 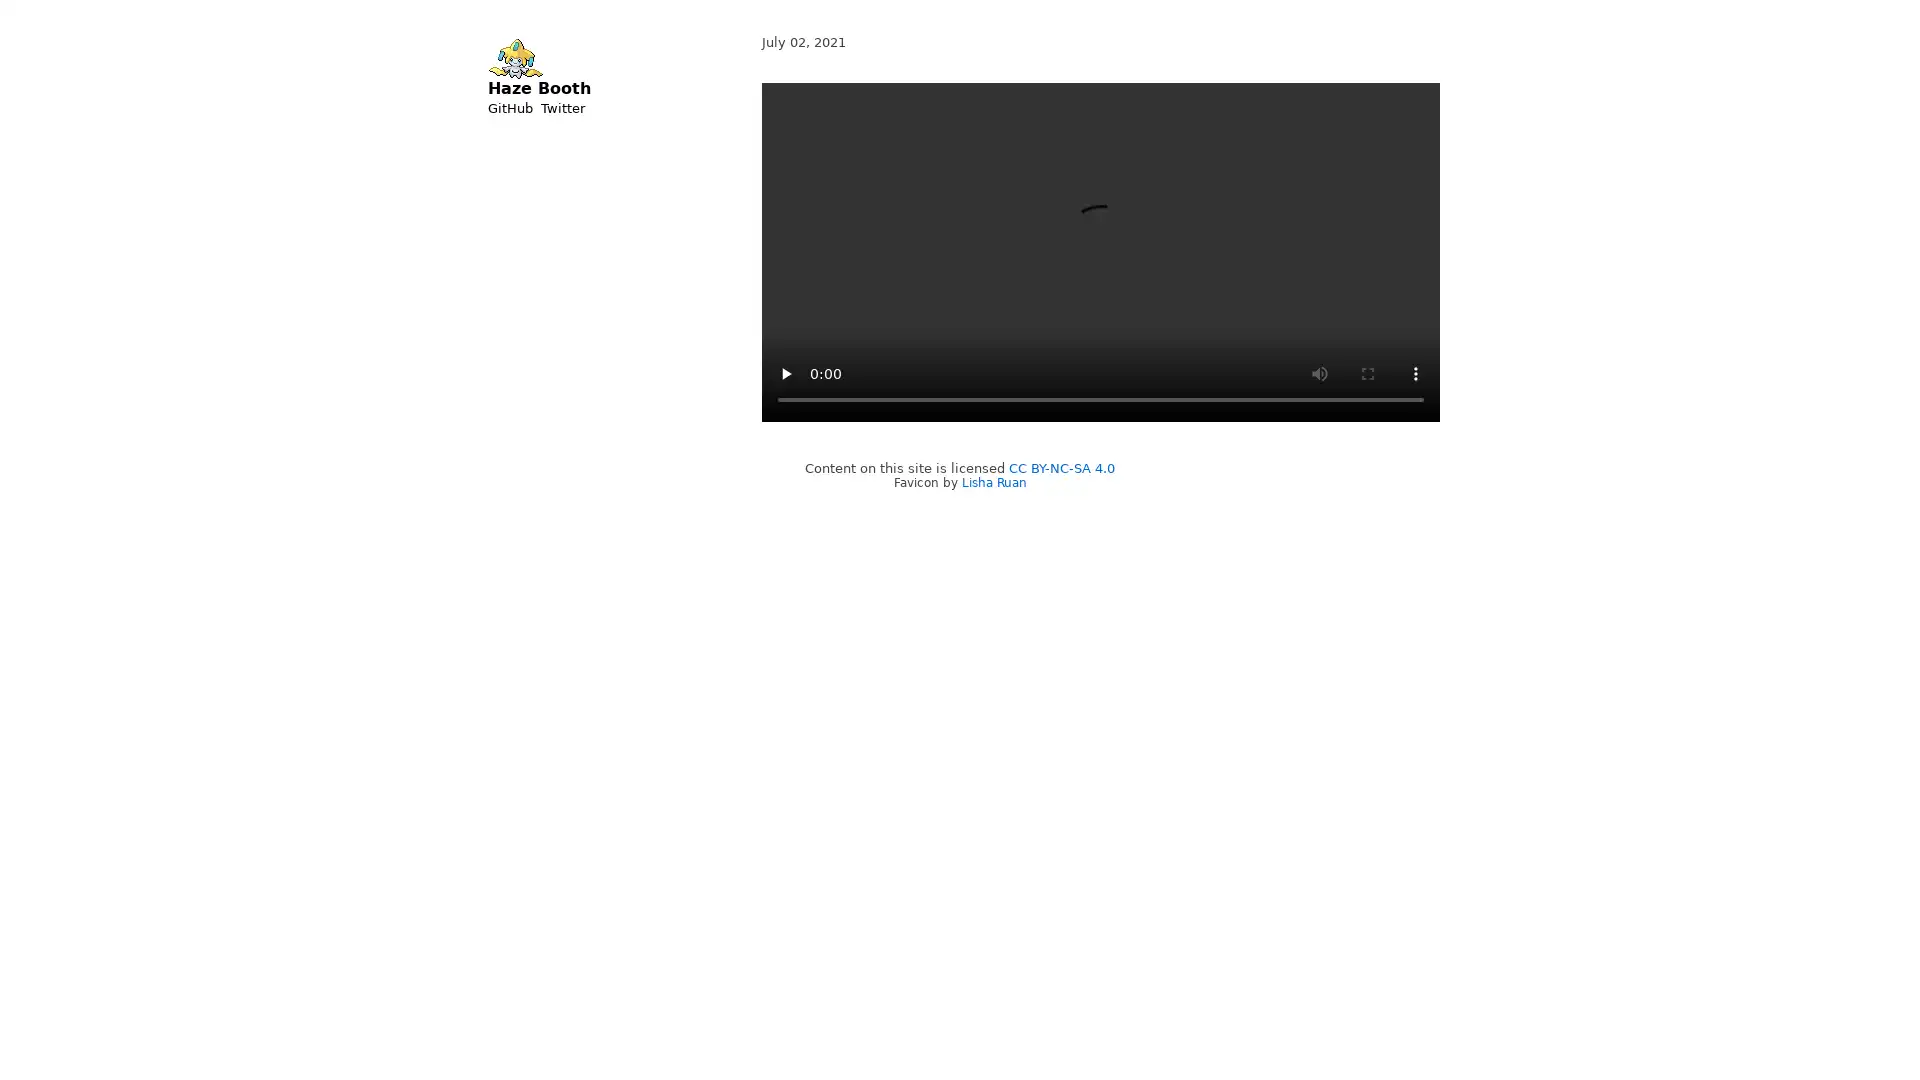 What do you see at coordinates (1320, 374) in the screenshot?
I see `mute` at bounding box center [1320, 374].